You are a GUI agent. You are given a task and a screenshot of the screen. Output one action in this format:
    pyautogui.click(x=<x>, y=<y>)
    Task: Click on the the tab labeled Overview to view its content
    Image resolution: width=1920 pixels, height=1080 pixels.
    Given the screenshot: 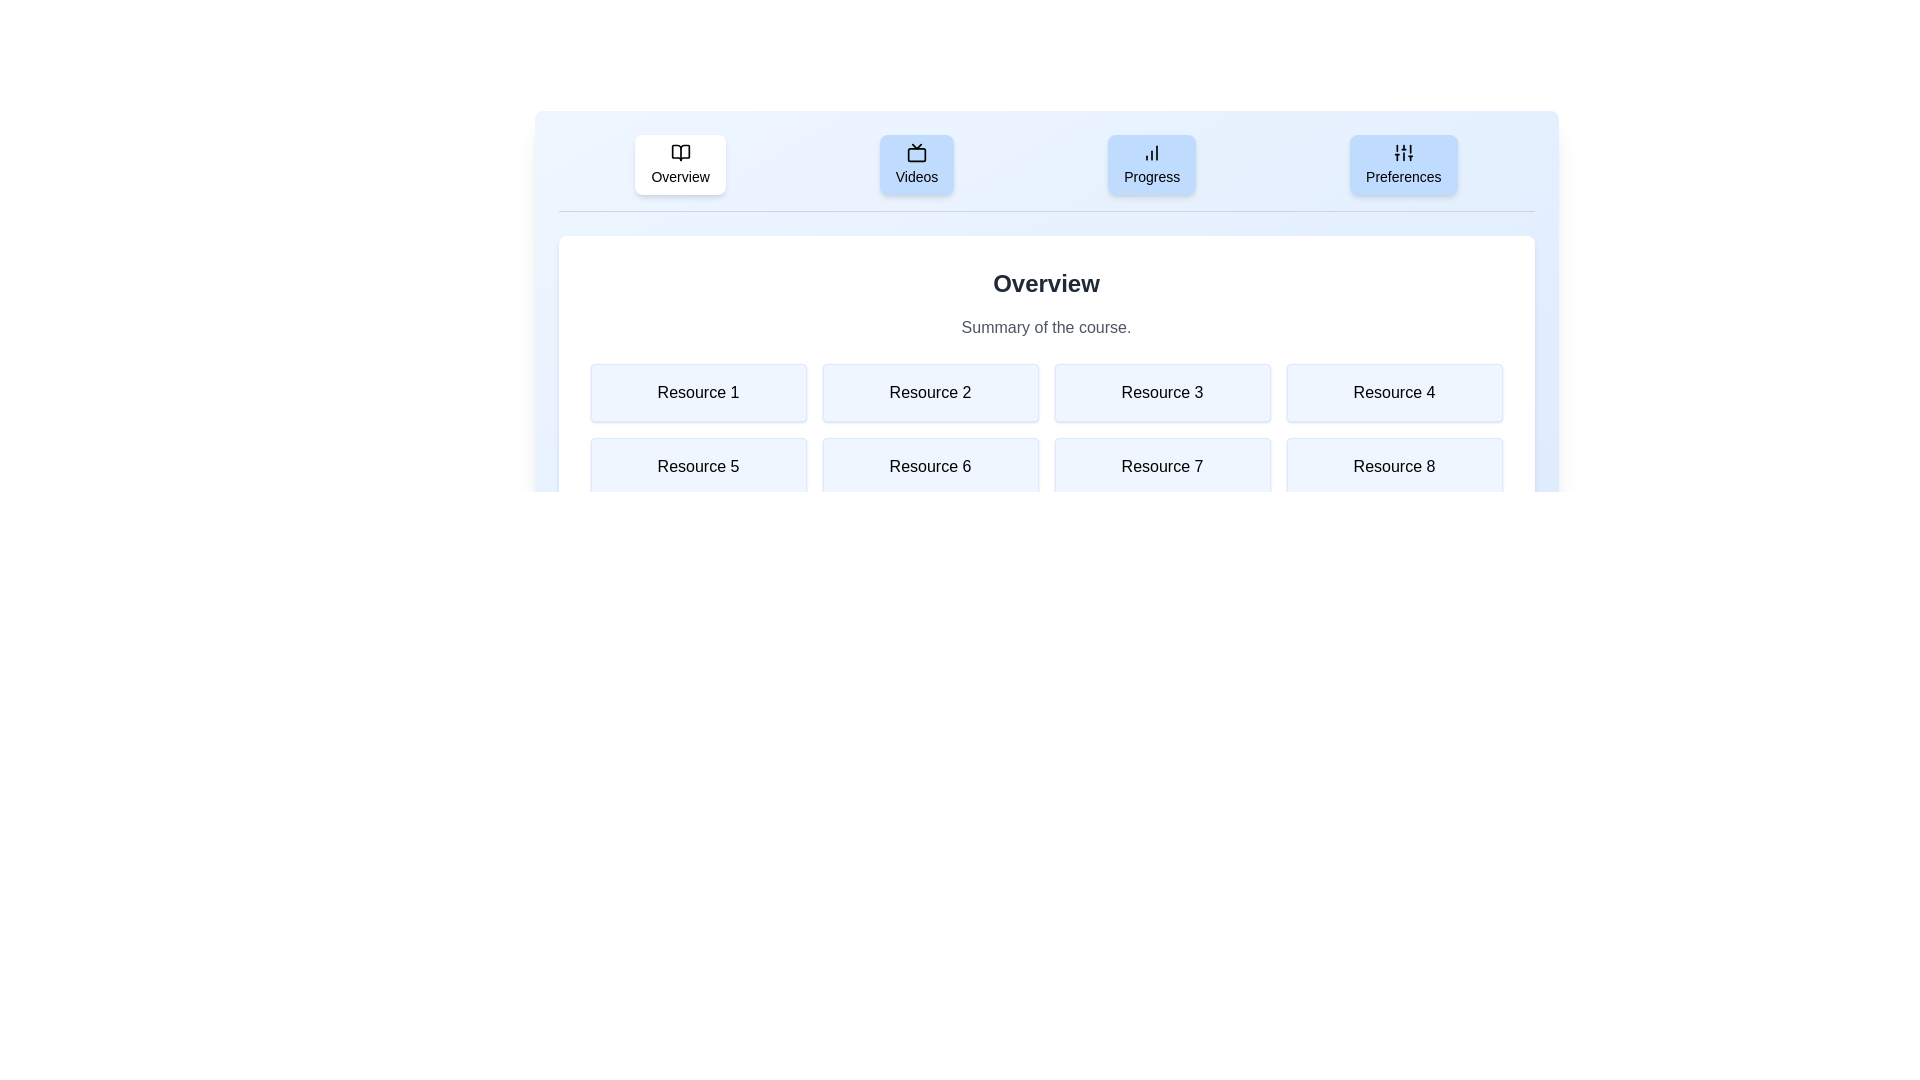 What is the action you would take?
    pyautogui.click(x=680, y=164)
    